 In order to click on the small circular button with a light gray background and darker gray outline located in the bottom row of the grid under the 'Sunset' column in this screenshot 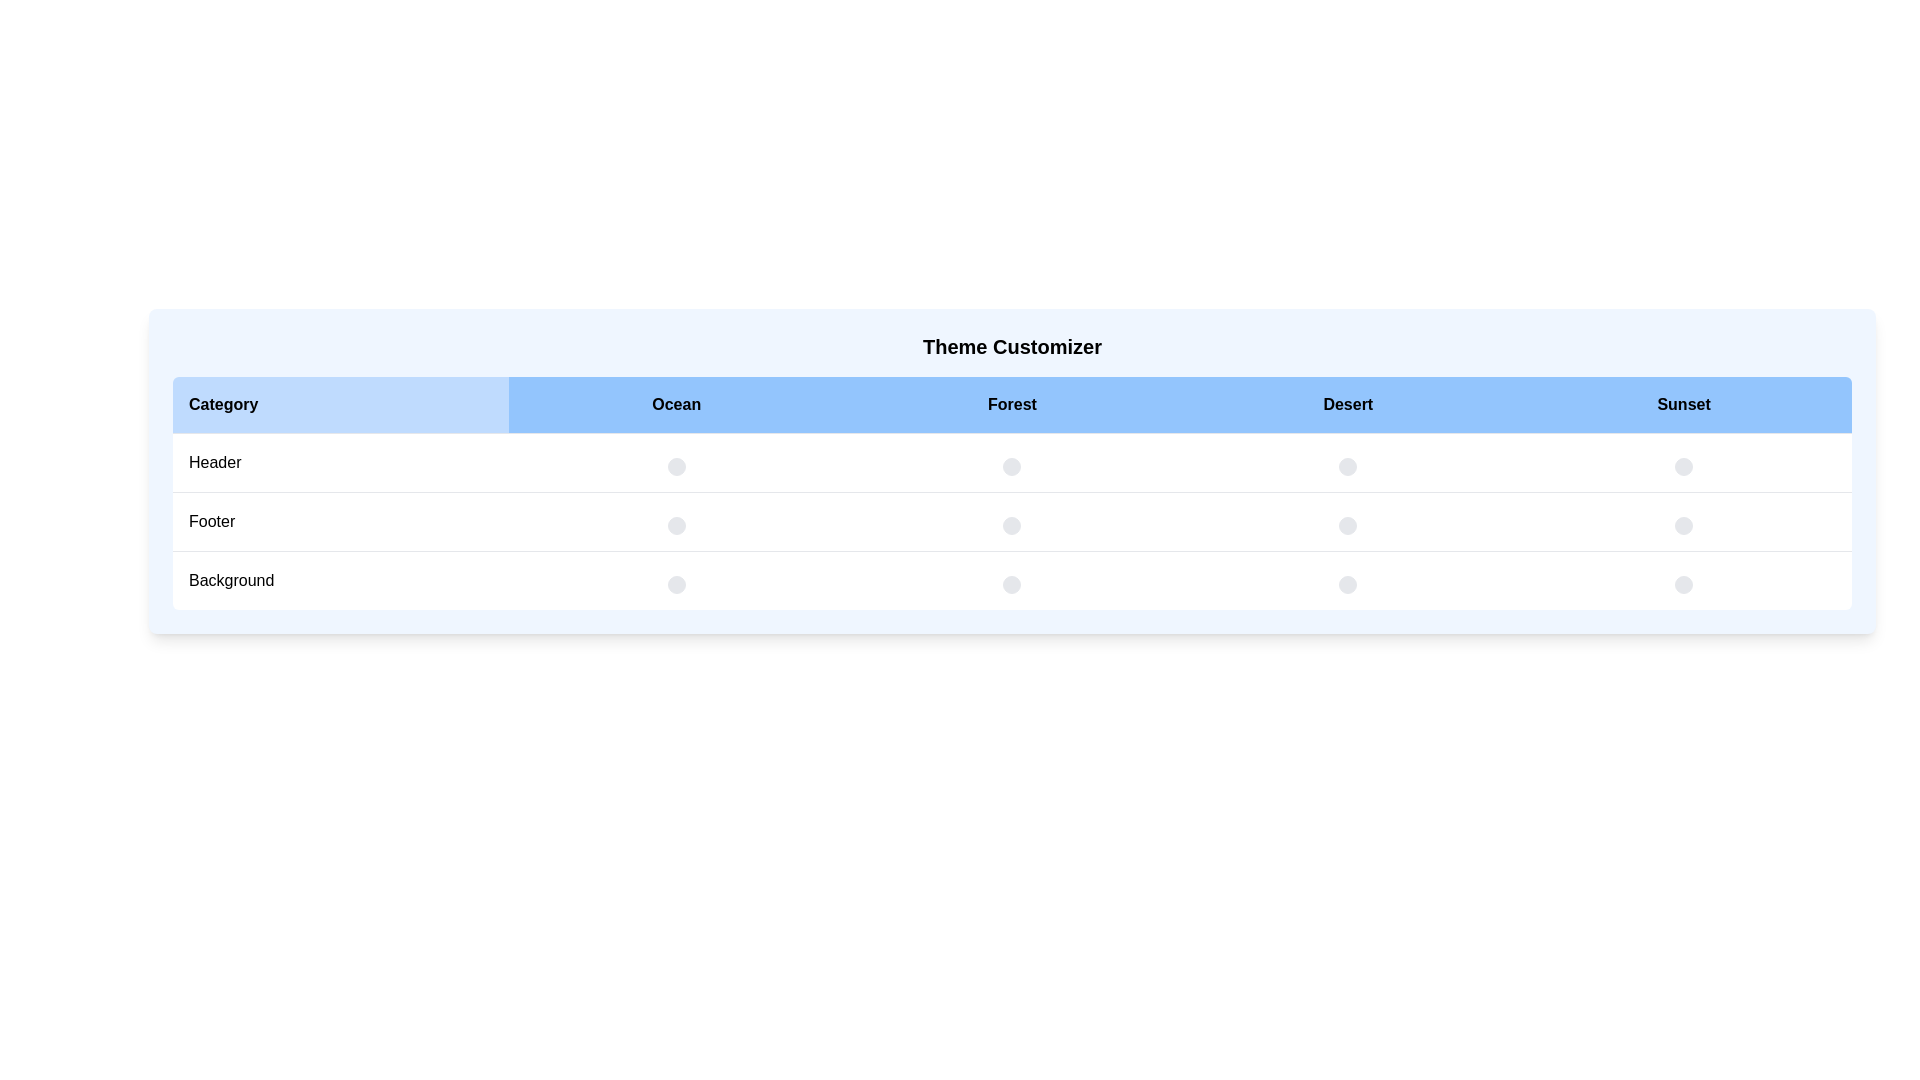, I will do `click(1683, 585)`.